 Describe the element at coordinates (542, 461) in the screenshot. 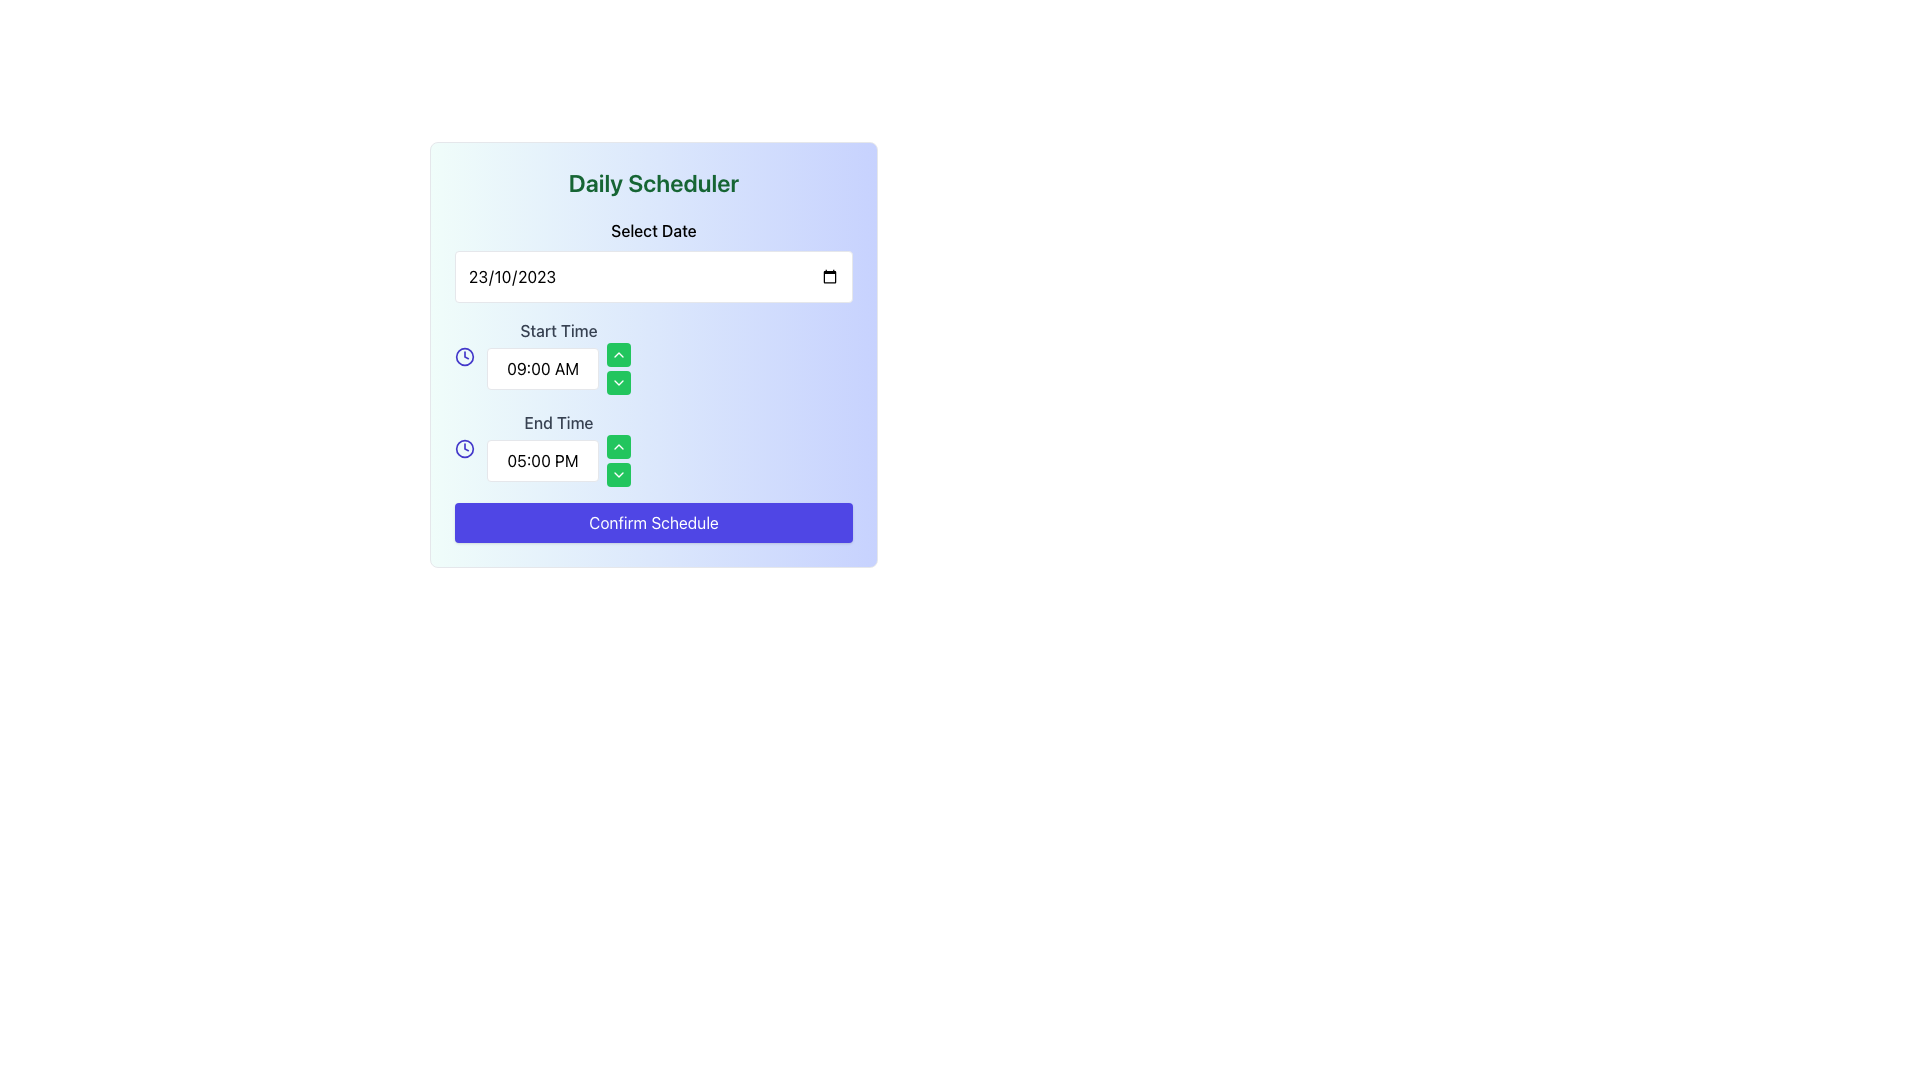

I see `the text input field displaying '05:00 PM' located under the 'End Time' section` at that location.